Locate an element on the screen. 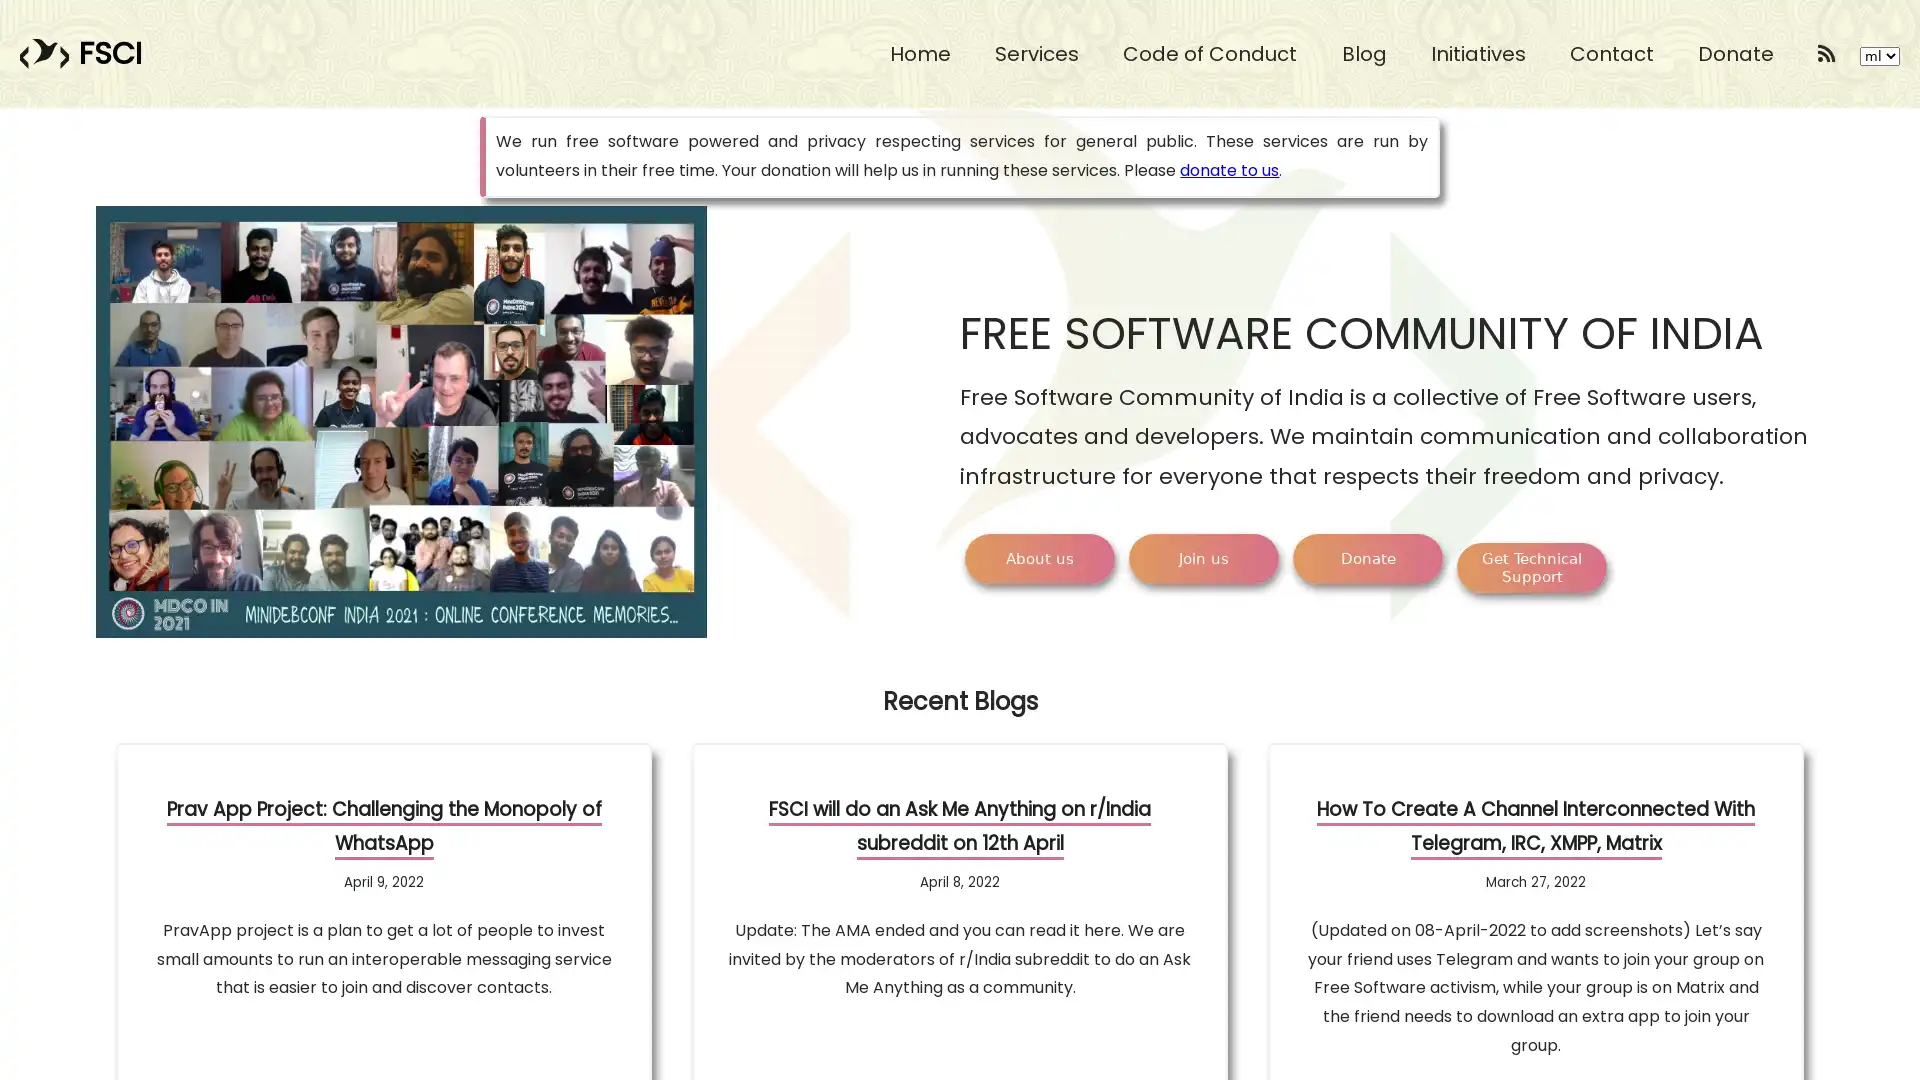 The height and width of the screenshot is (1080, 1920). Donate is located at coordinates (1367, 558).